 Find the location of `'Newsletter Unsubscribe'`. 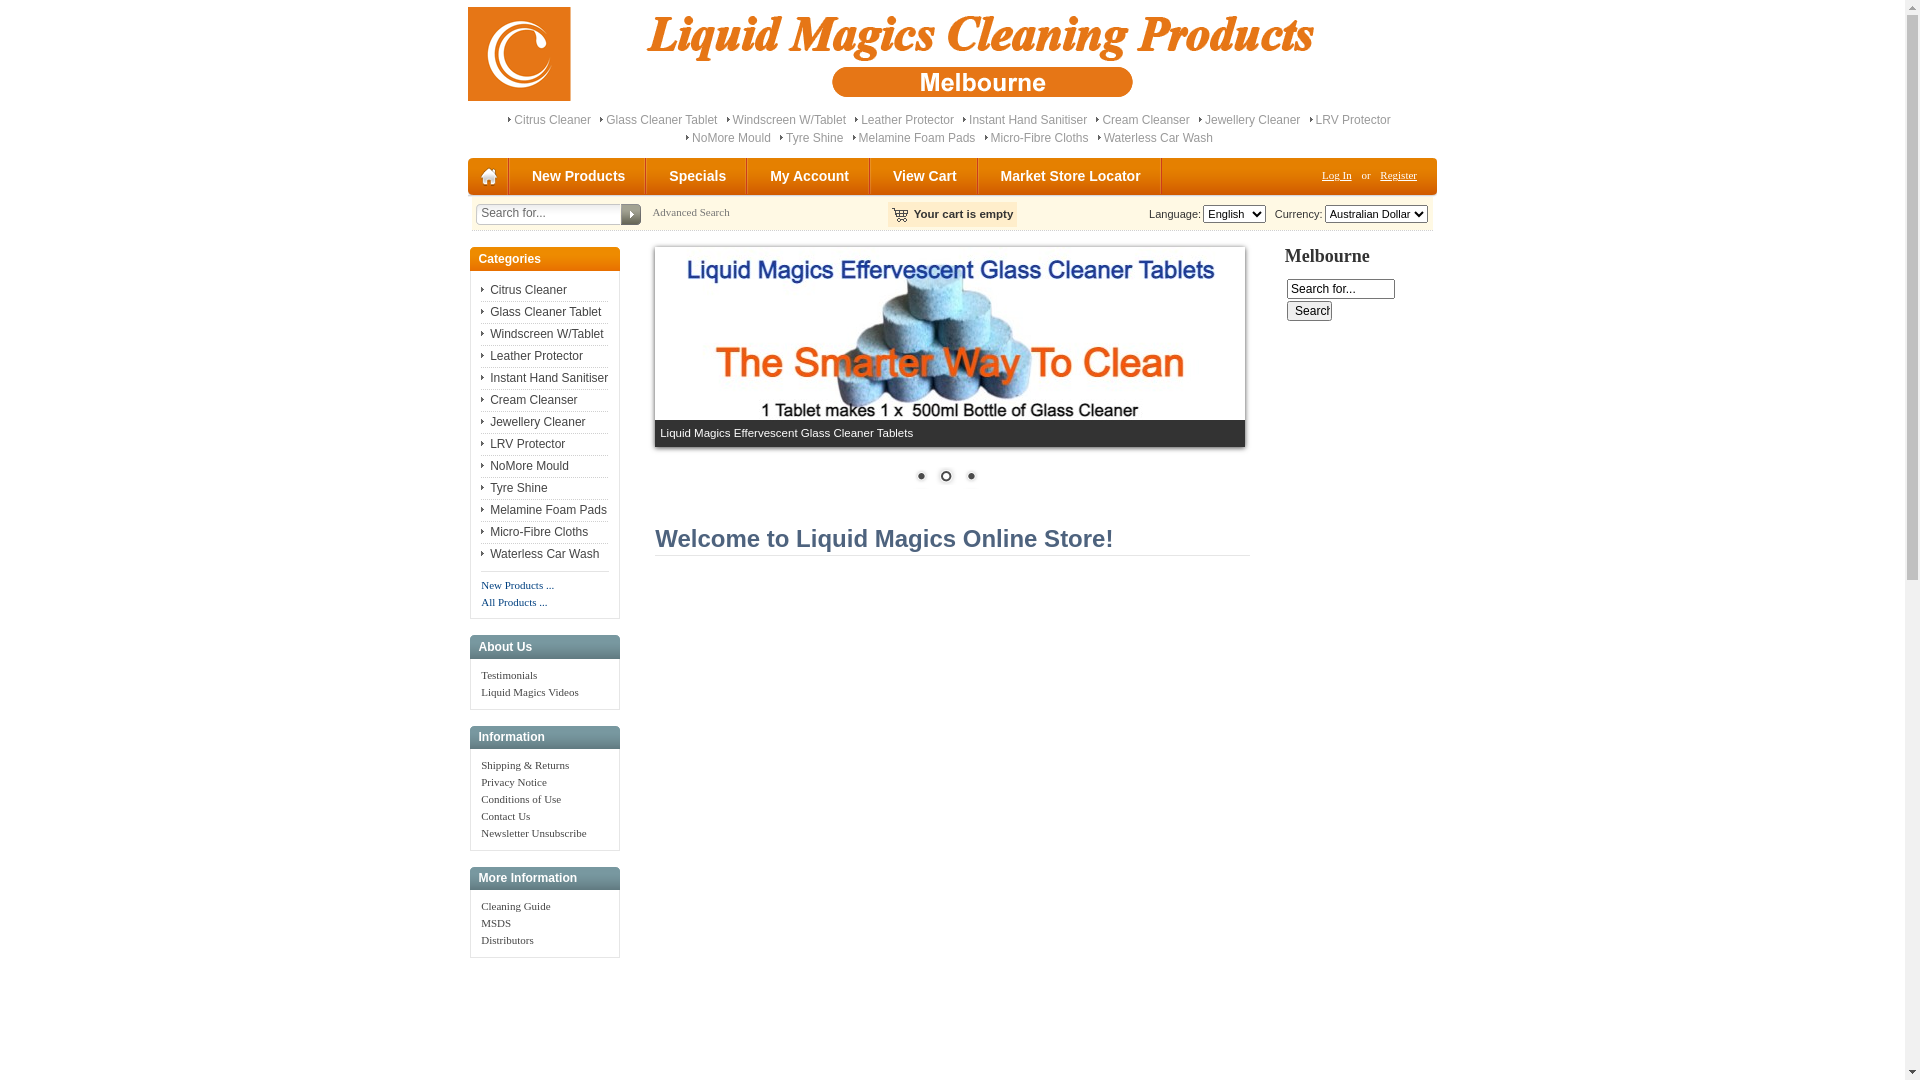

'Newsletter Unsubscribe' is located at coordinates (533, 833).